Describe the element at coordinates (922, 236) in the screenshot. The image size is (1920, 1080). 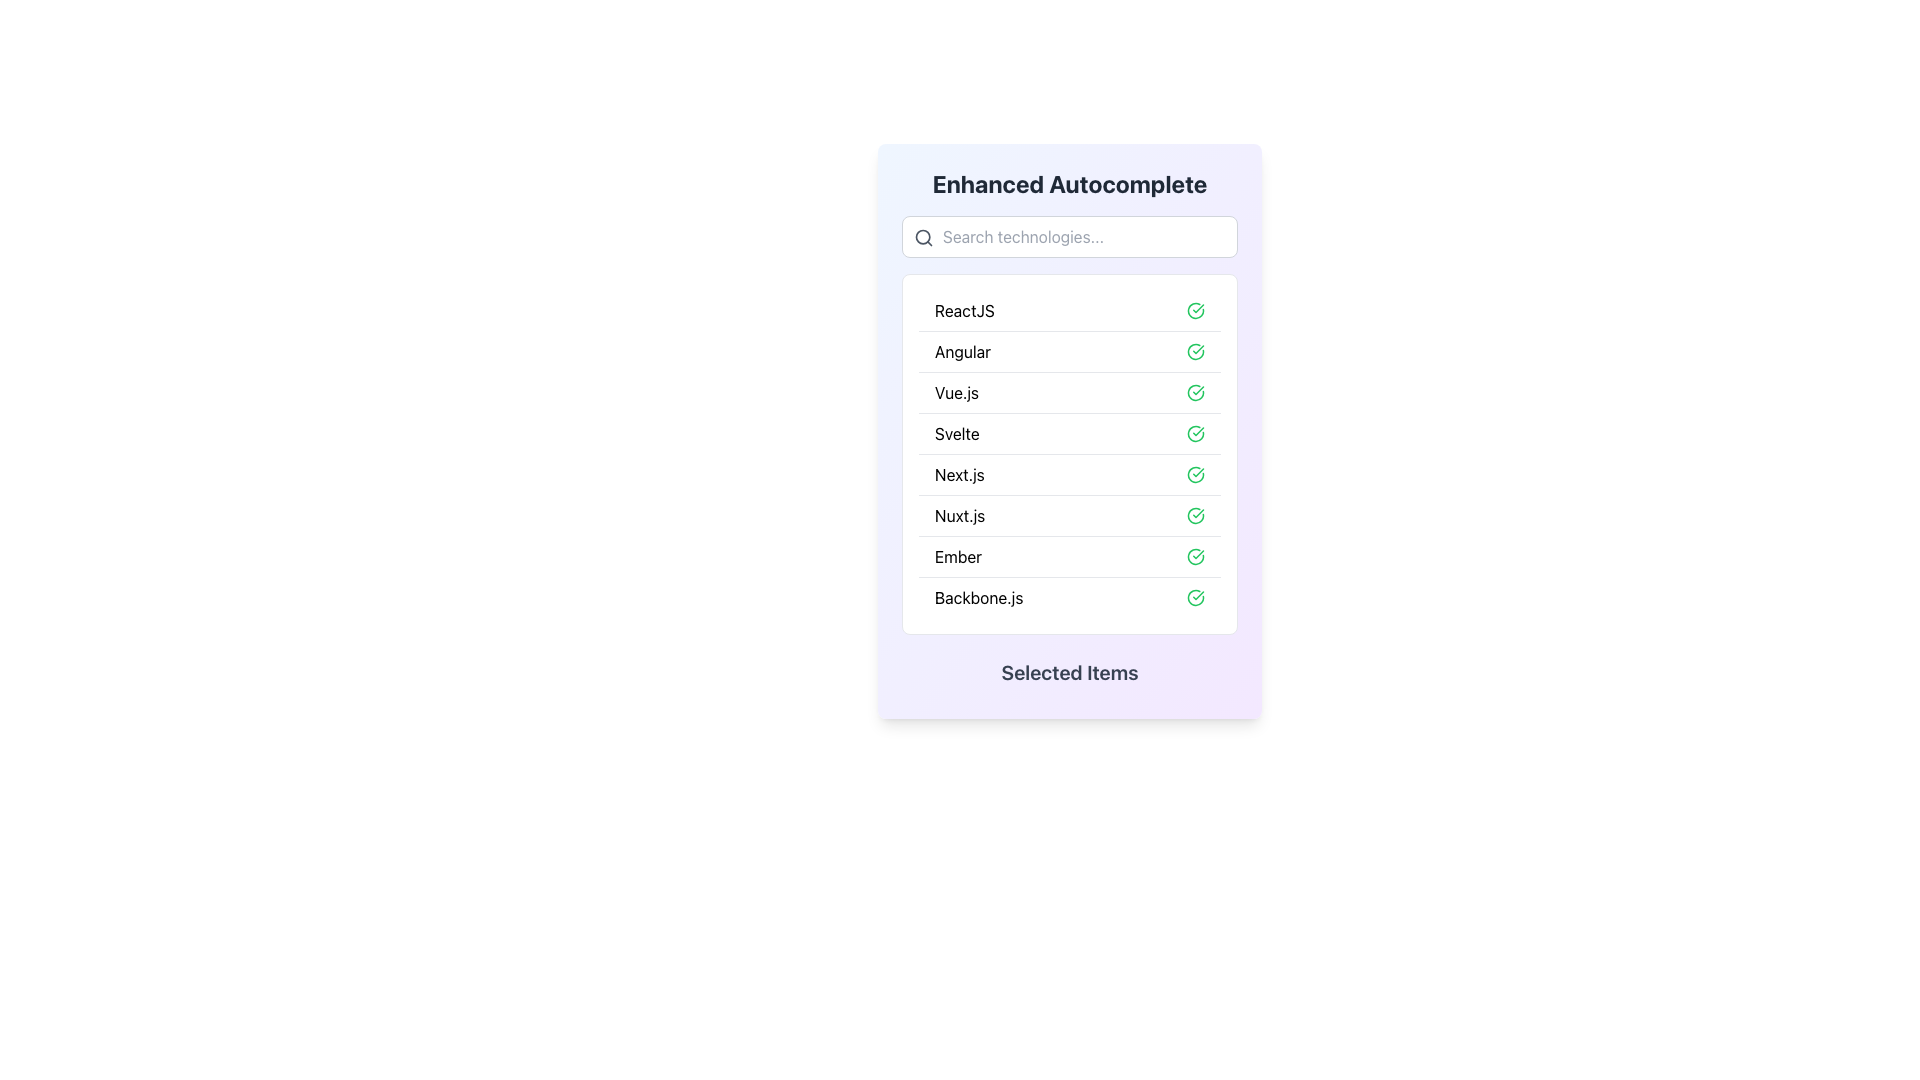
I see `the circular search icon located inside the search bar, which has a thin border and no fill, positioned towards the left side of the entry field labeled 'Search technologies...'` at that location.